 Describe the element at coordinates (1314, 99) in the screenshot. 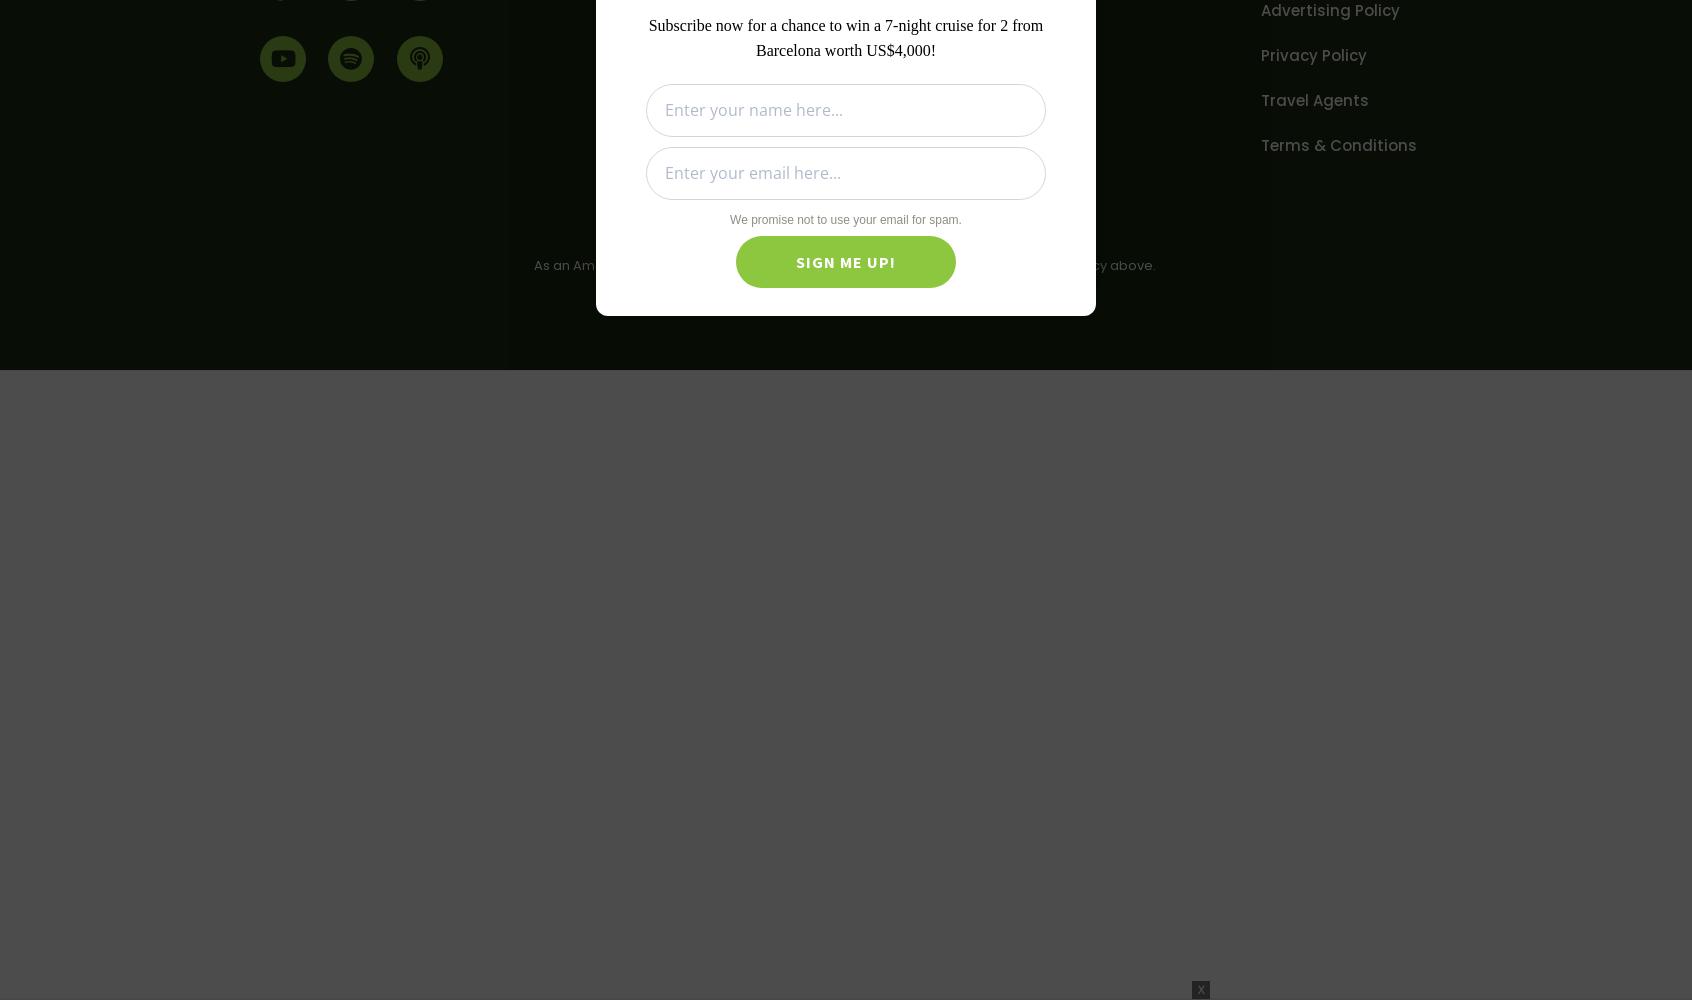

I see `'Travel Agents'` at that location.